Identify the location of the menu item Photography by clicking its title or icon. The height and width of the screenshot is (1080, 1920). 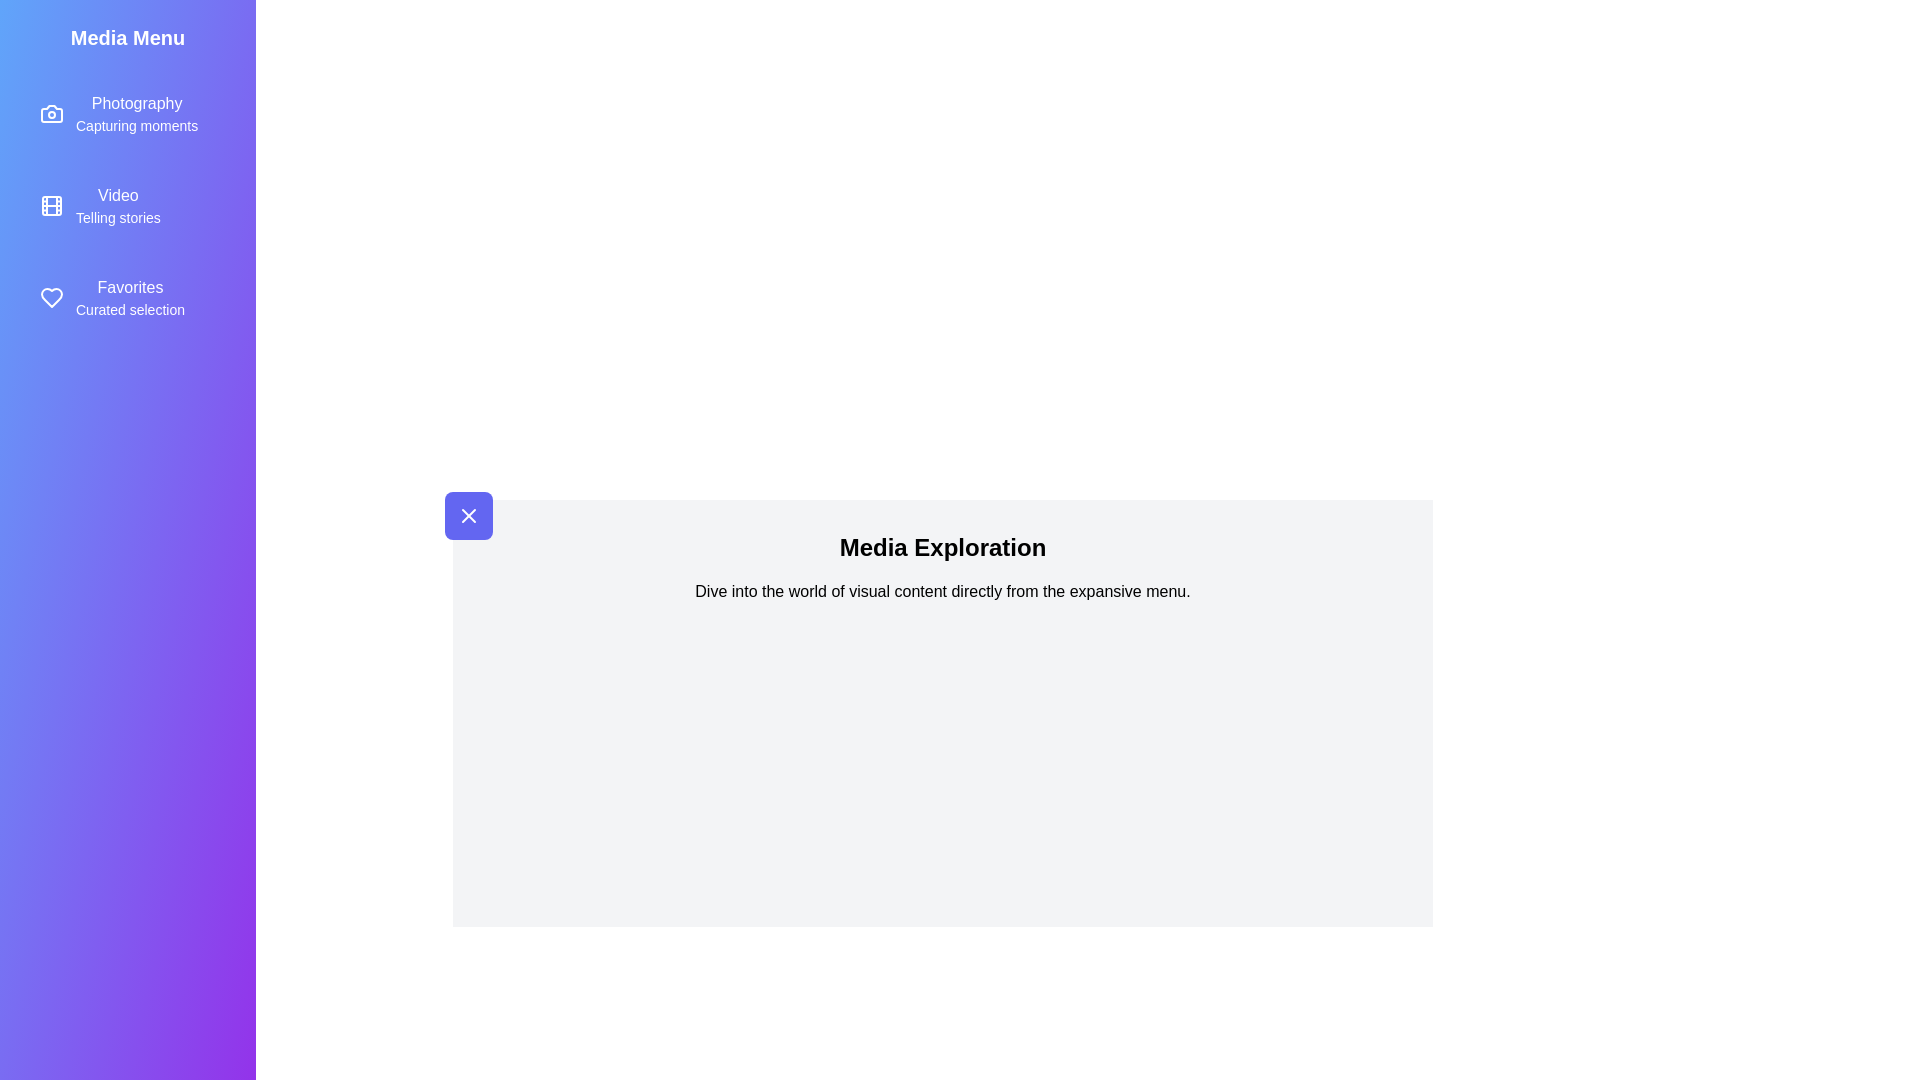
(127, 114).